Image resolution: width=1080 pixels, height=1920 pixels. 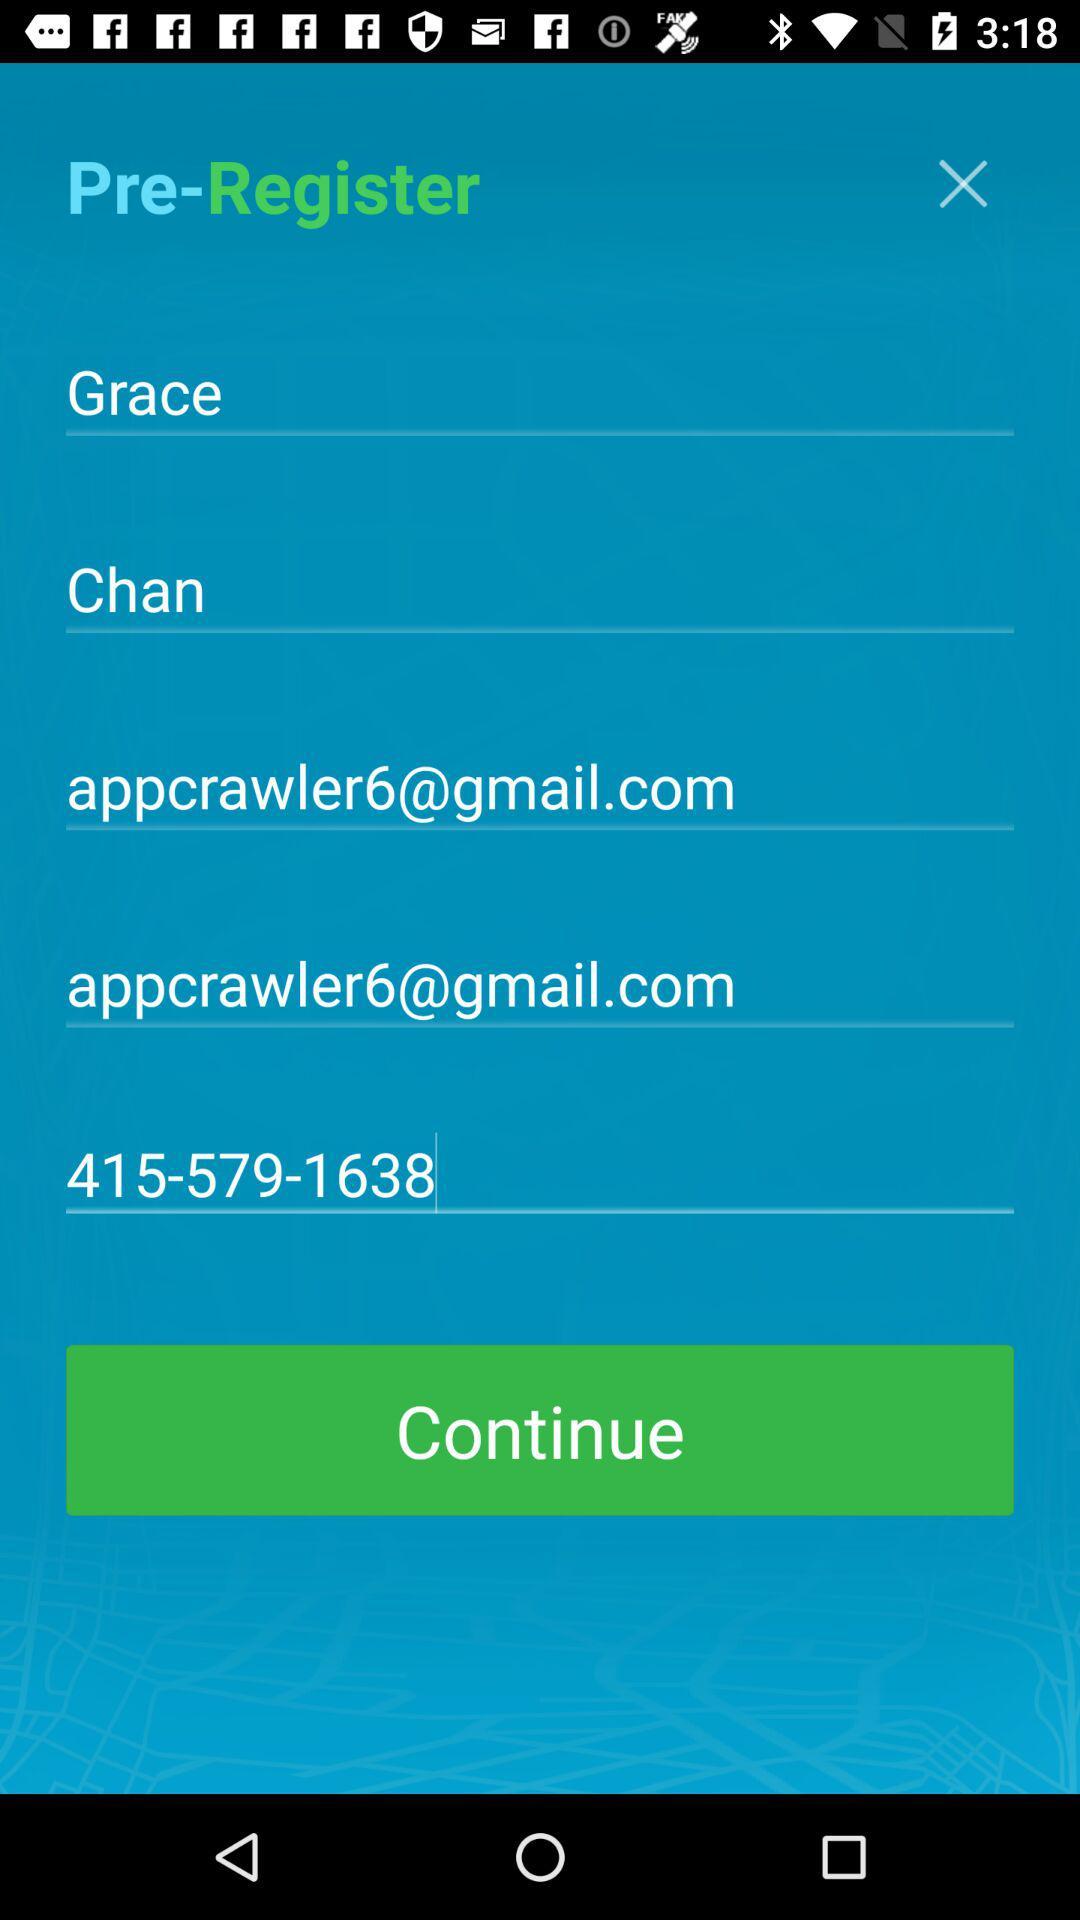 What do you see at coordinates (540, 389) in the screenshot?
I see `item below pre-register` at bounding box center [540, 389].